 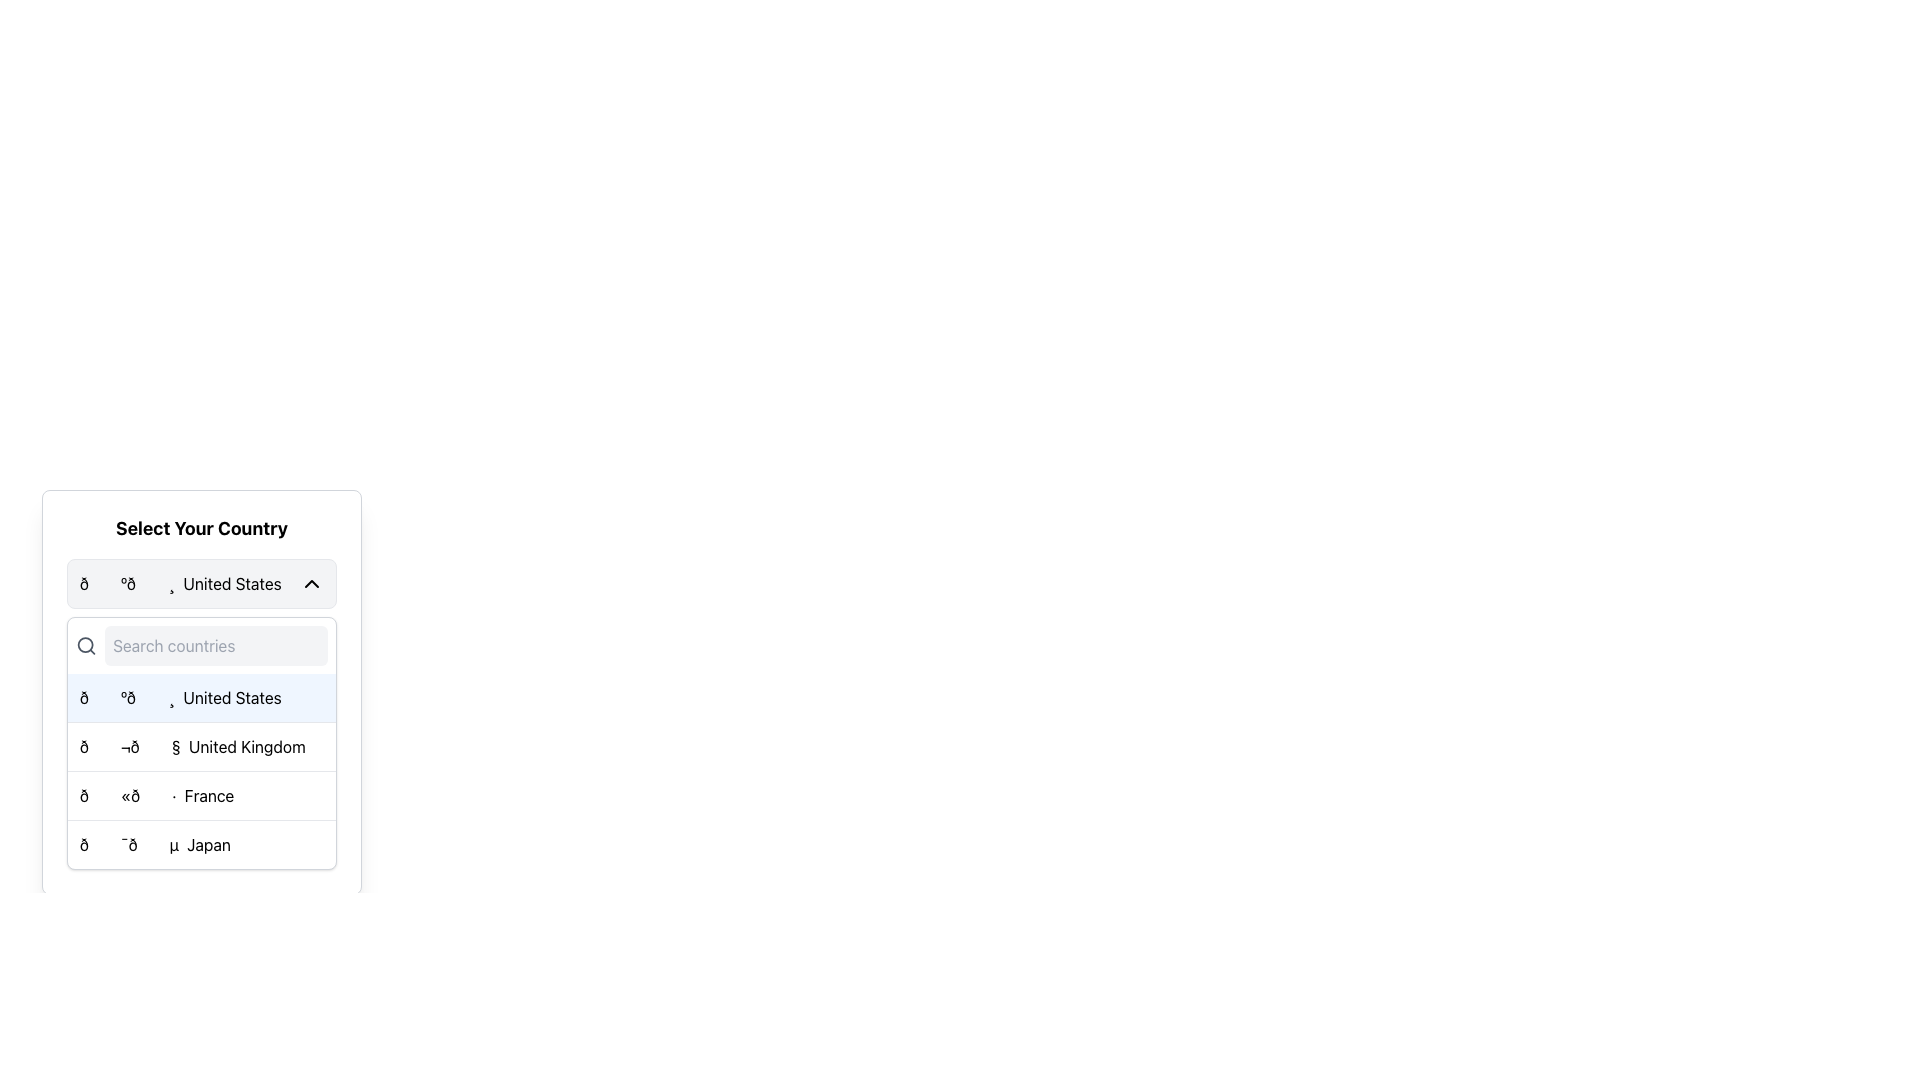 What do you see at coordinates (201, 583) in the screenshot?
I see `the dropdown activator for 'Select Your Country'` at bounding box center [201, 583].